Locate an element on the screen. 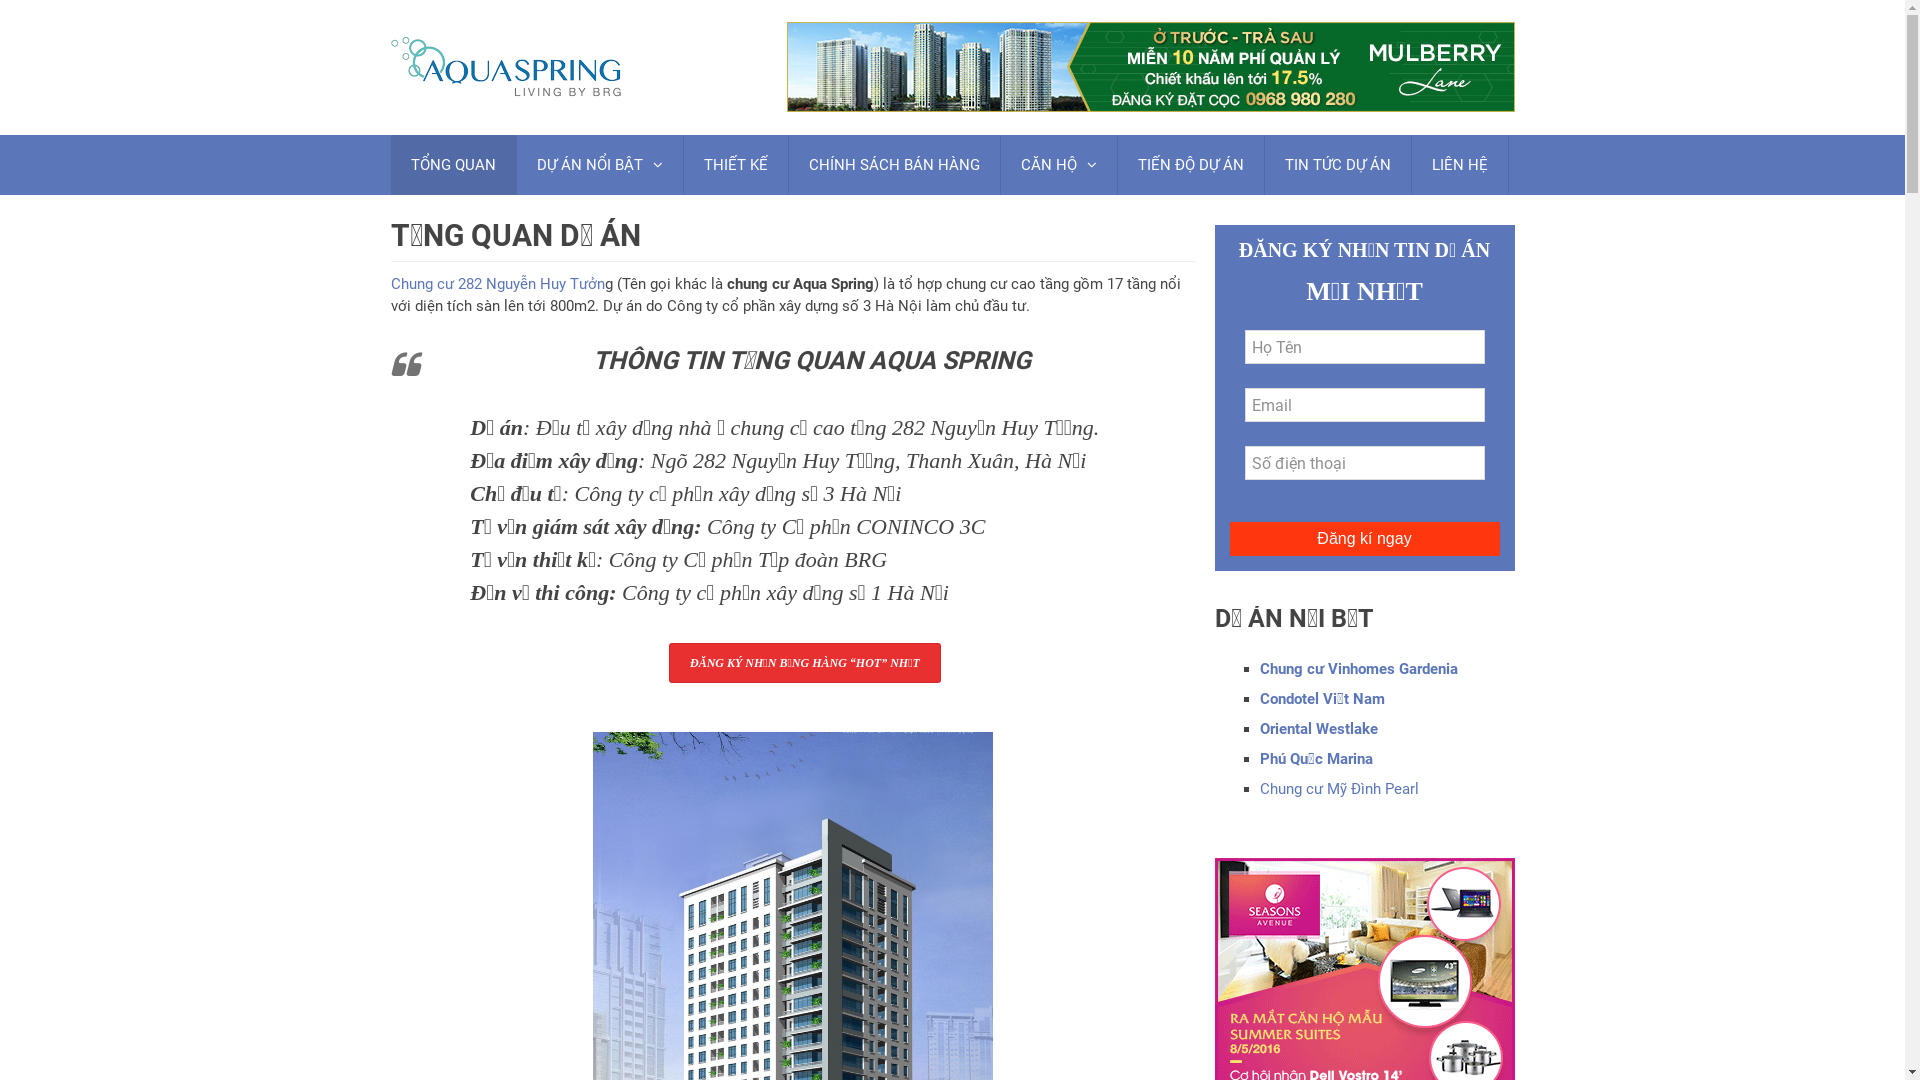 Image resolution: width=1920 pixels, height=1080 pixels. 'Oriental Westlake' is located at coordinates (1319, 729).